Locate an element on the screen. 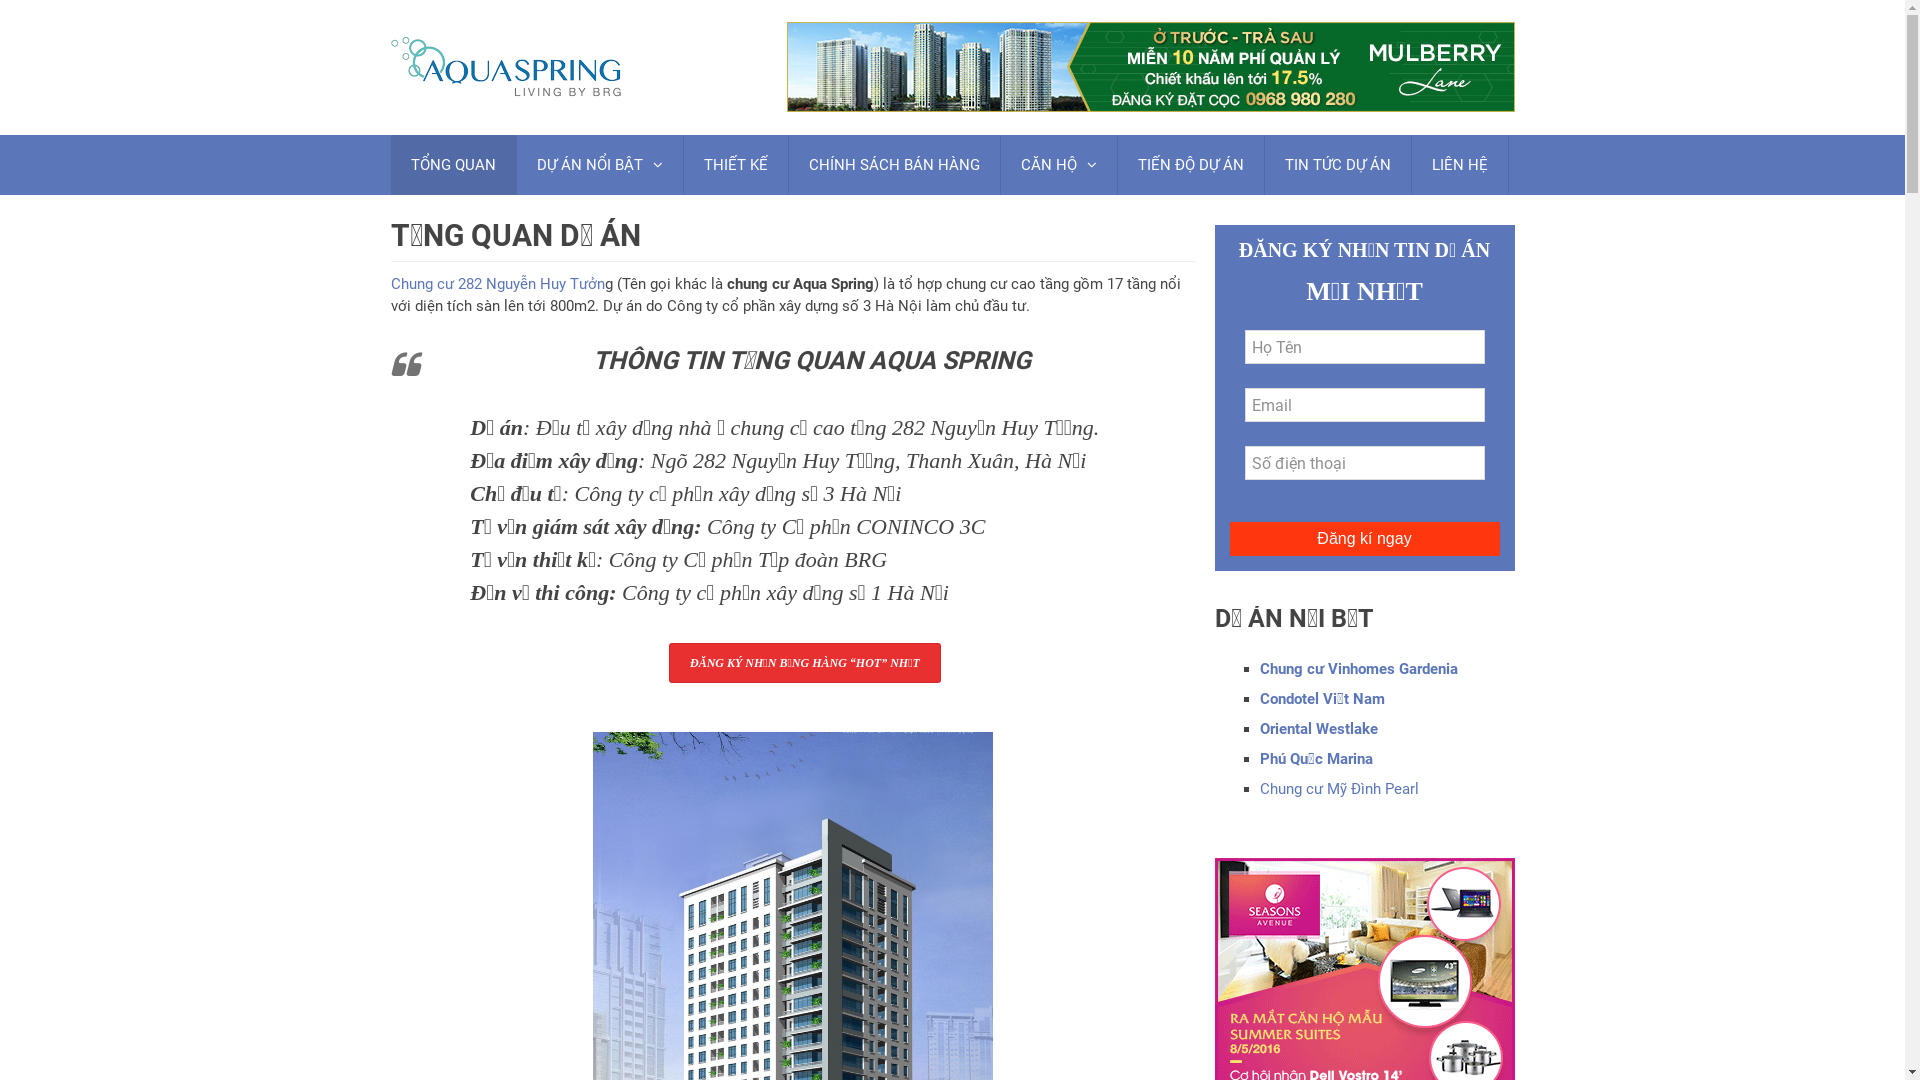 Image resolution: width=1920 pixels, height=1080 pixels. 'Oriental Westlake' is located at coordinates (1319, 729).